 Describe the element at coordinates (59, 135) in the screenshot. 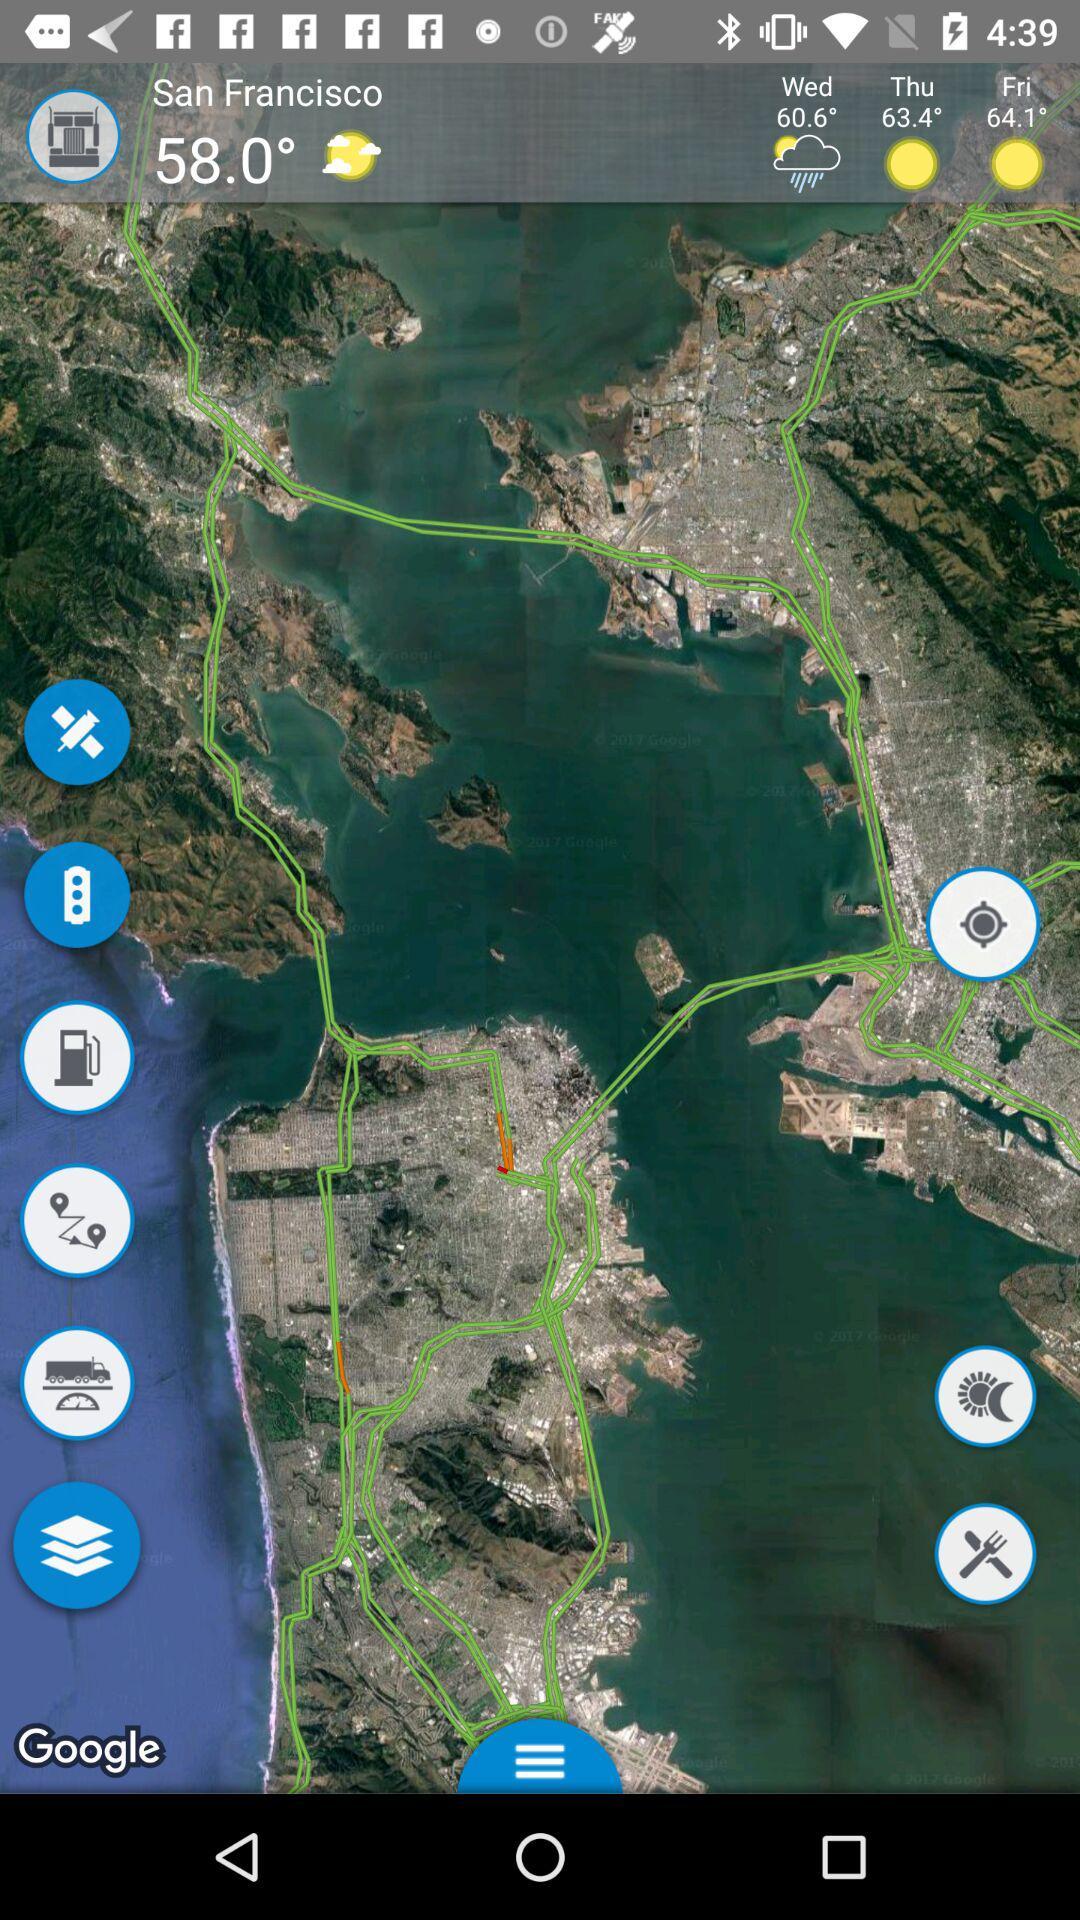

I see `the icon to the left of the san francisco` at that location.